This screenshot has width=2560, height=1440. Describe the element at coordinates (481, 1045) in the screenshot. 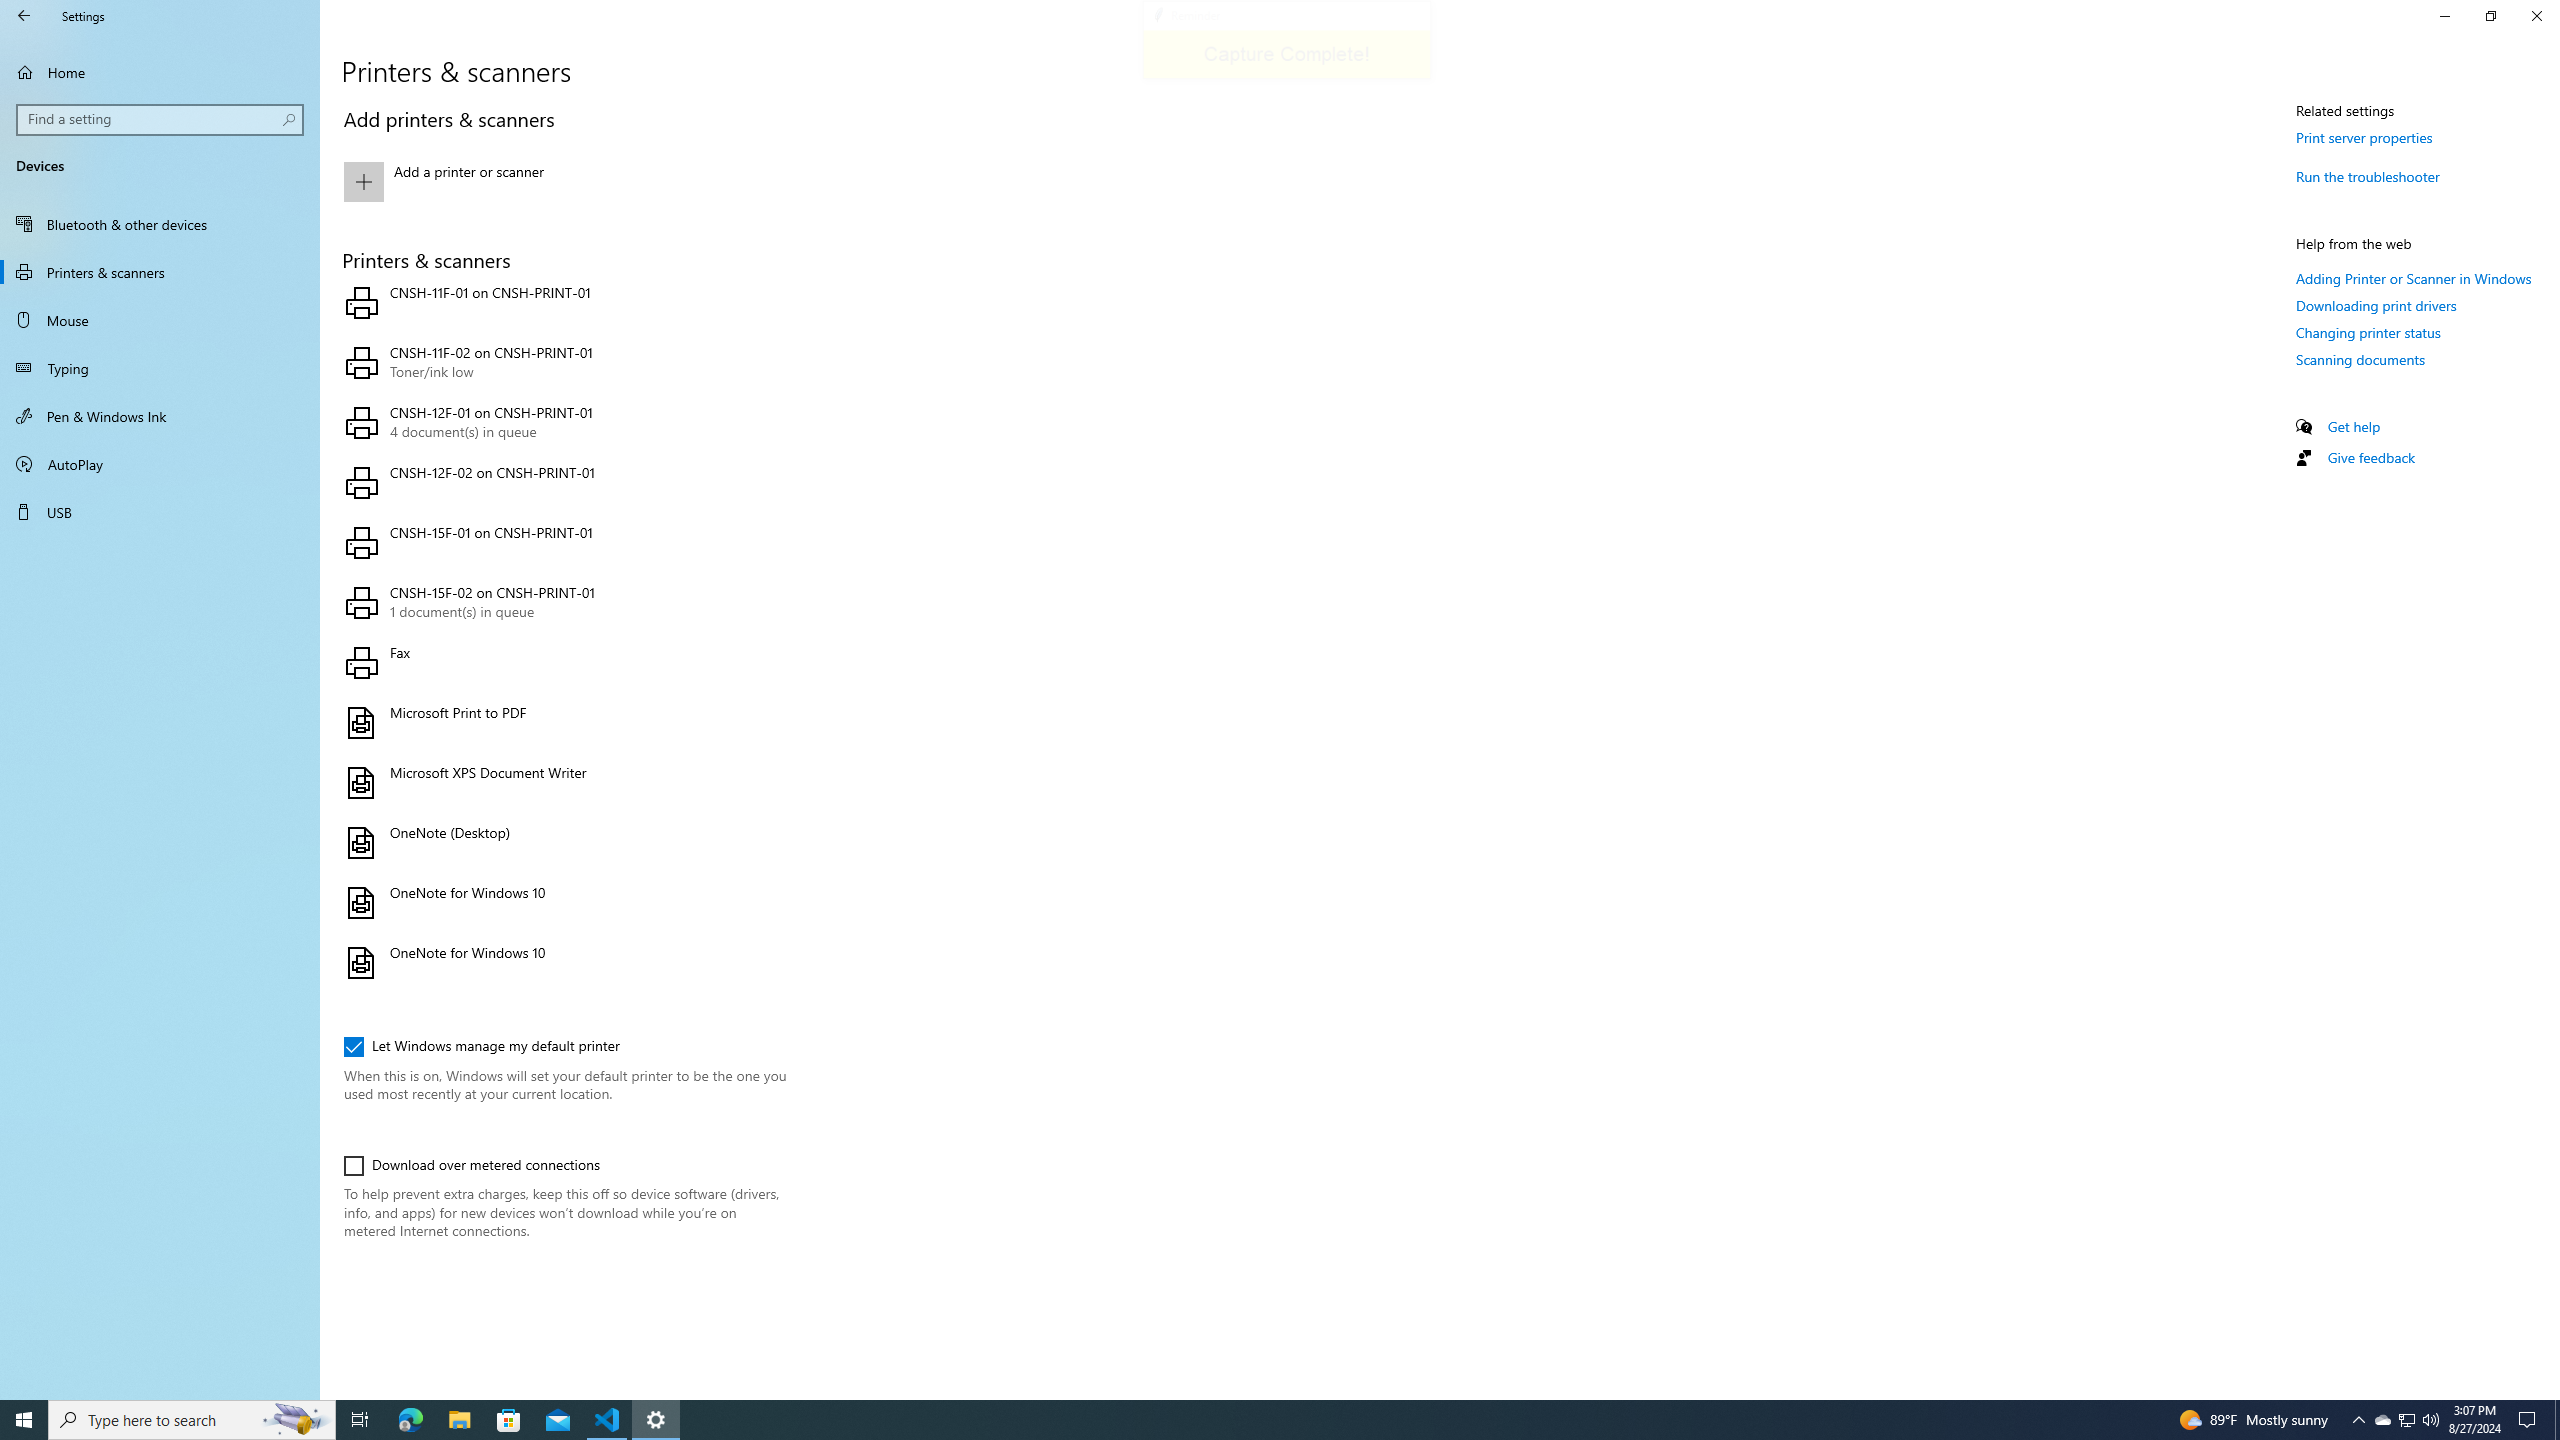

I see `'Let Windows manage my default printer'` at that location.